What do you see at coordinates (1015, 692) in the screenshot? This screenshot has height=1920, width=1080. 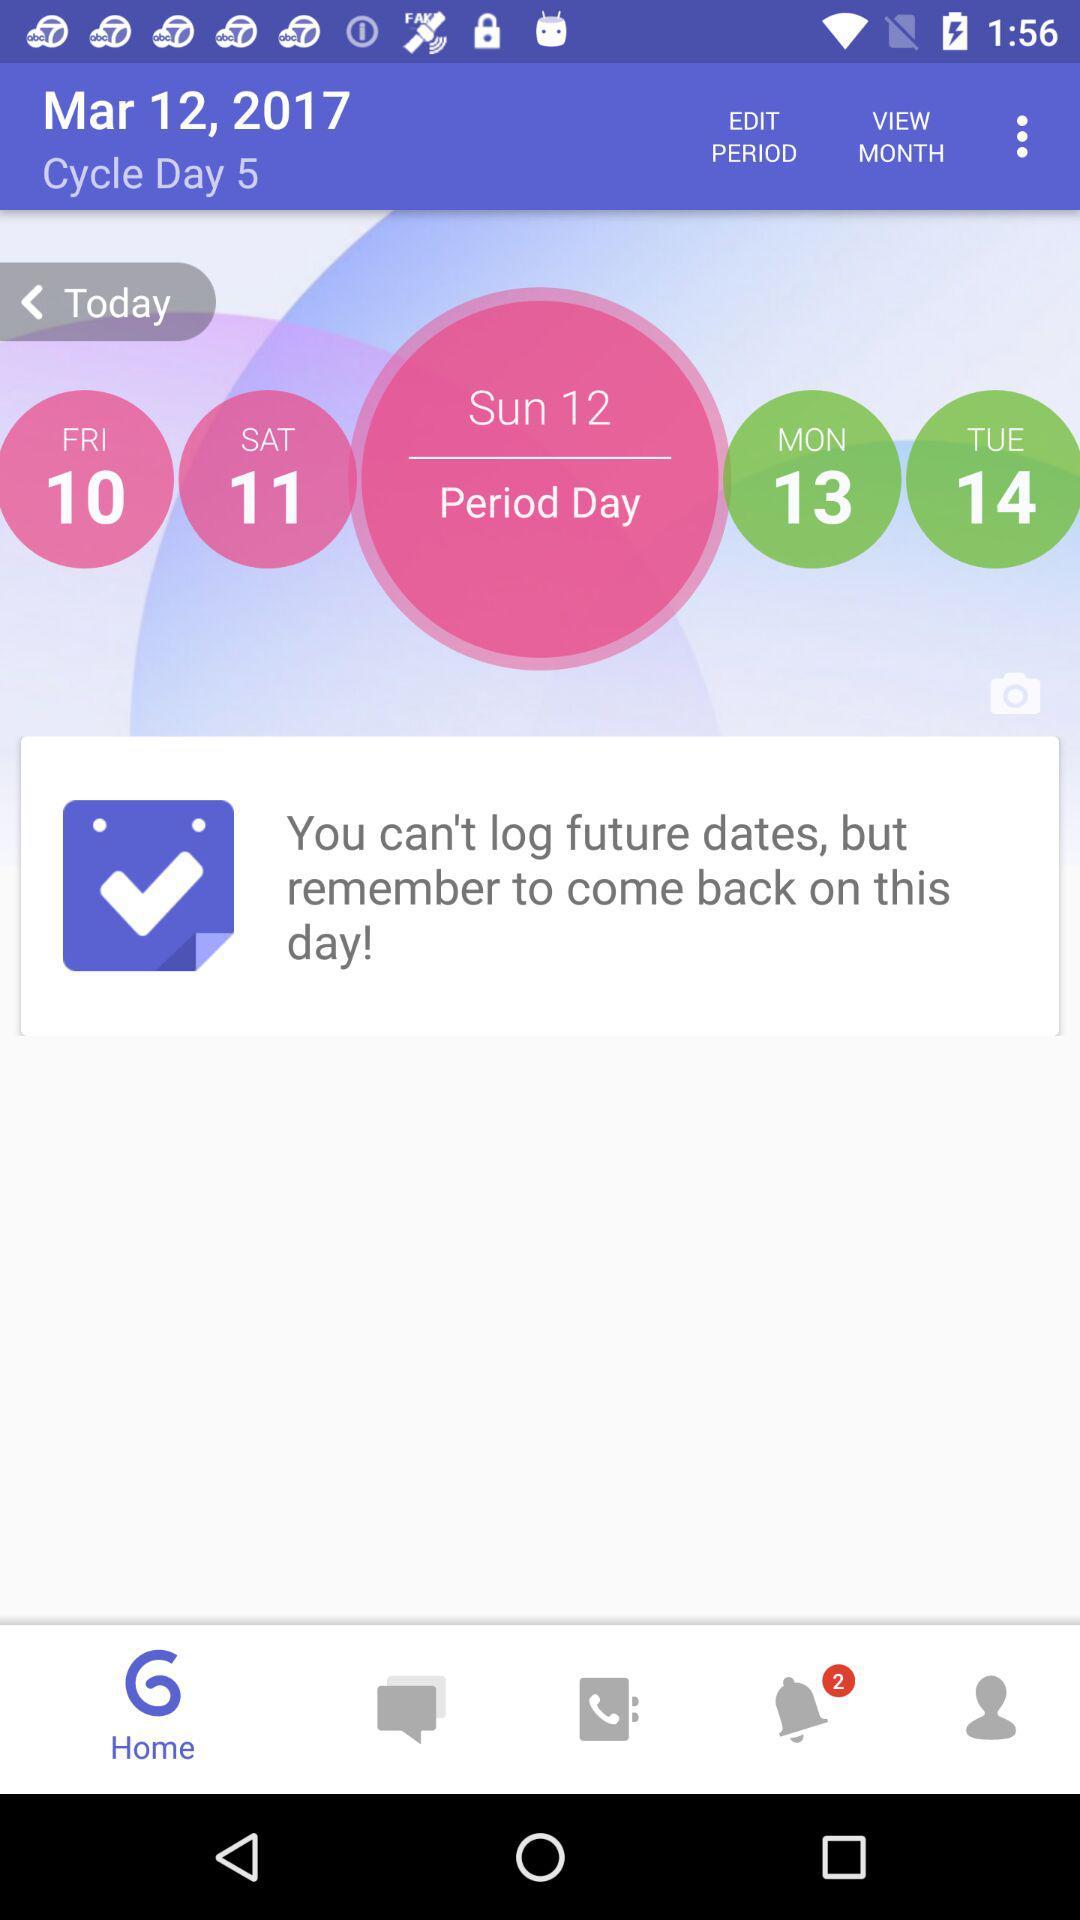 I see `take photo` at bounding box center [1015, 692].